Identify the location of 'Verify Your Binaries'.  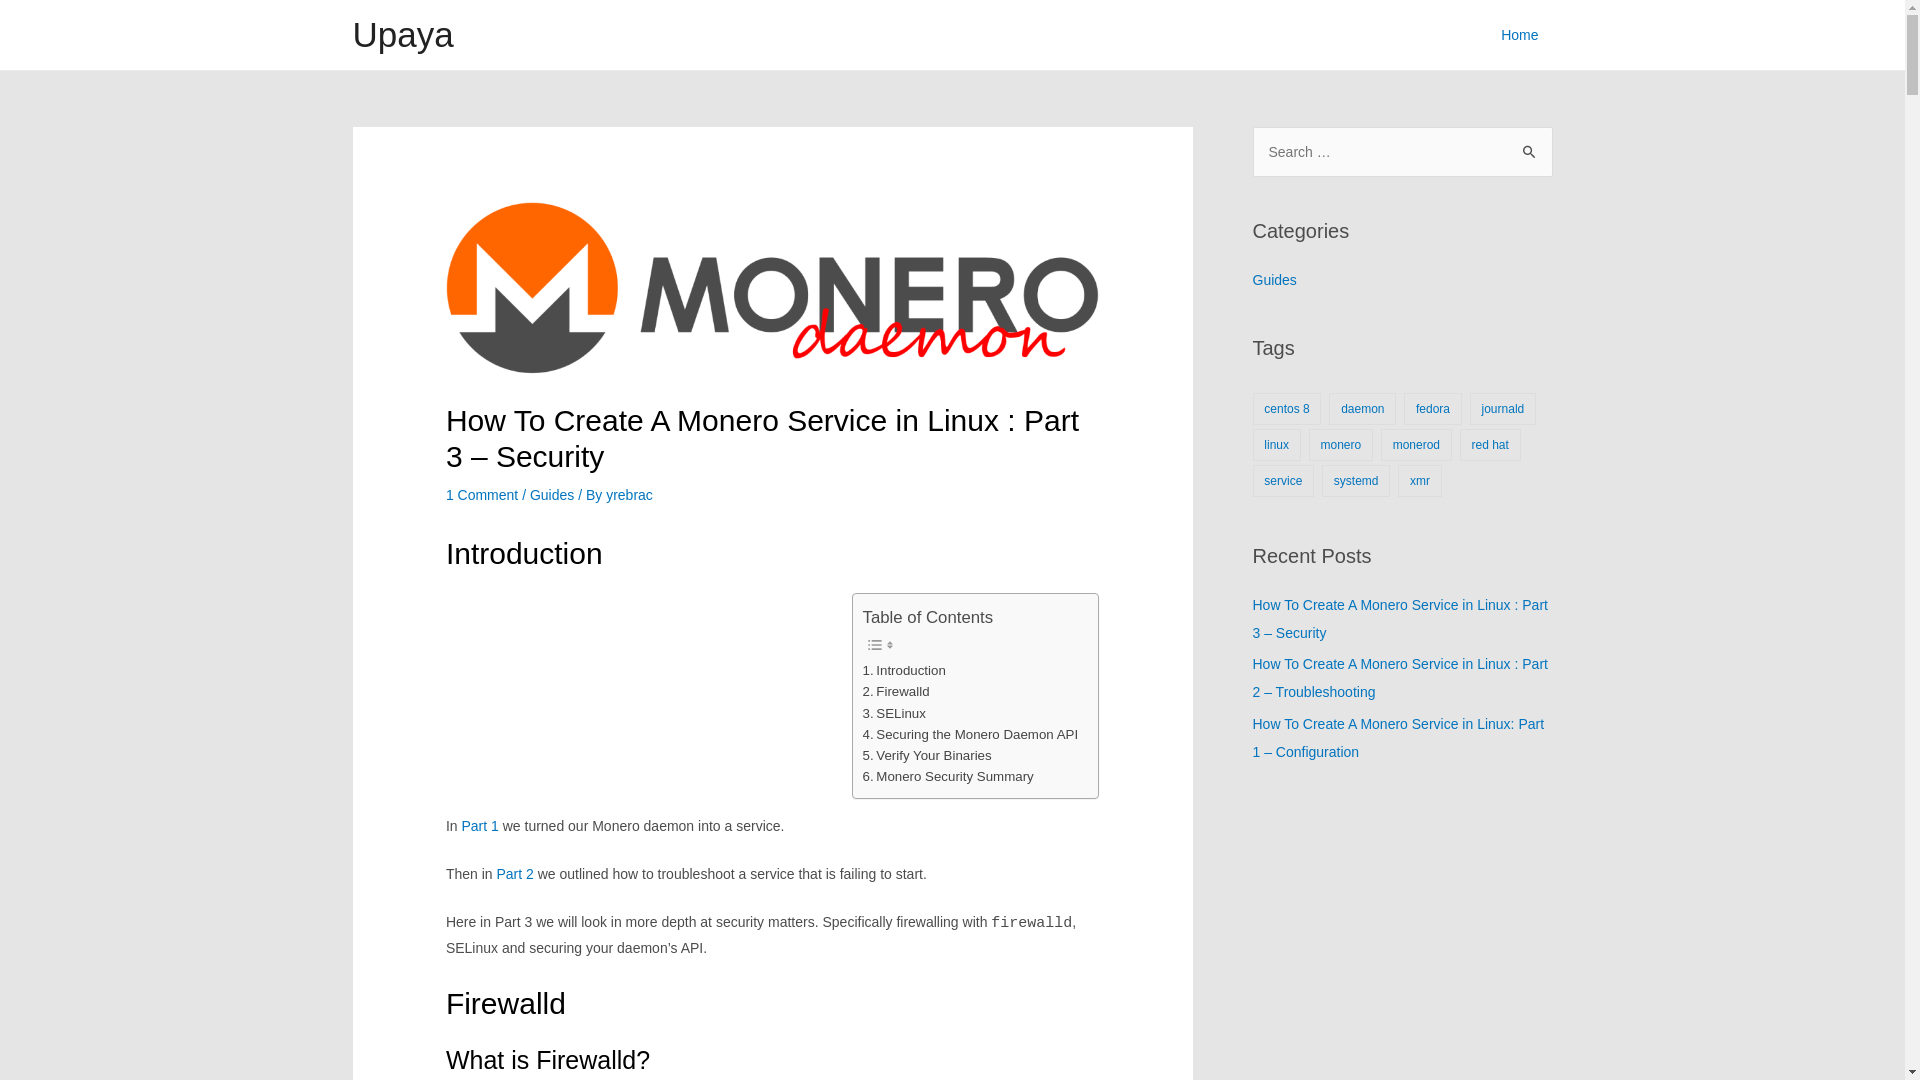
(863, 755).